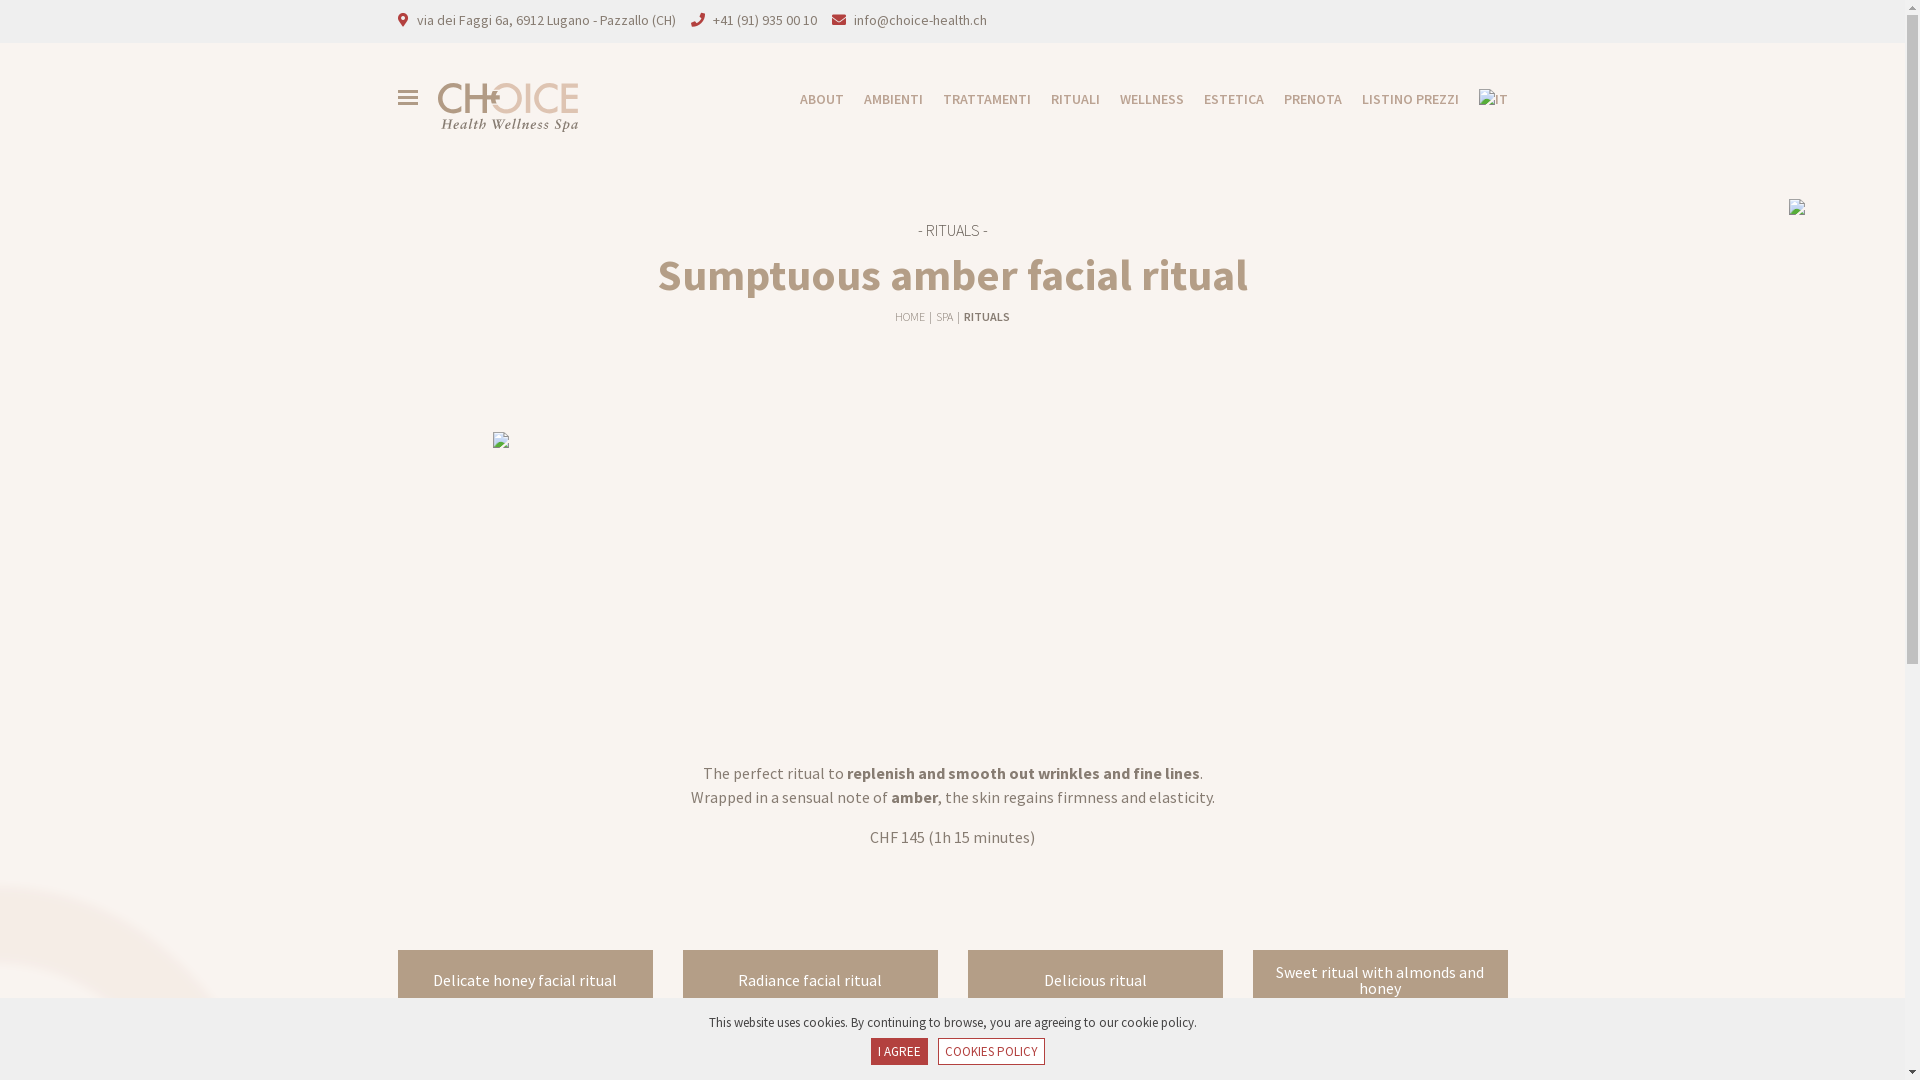 This screenshot has width=1920, height=1080. Describe the element at coordinates (1262, 99) in the screenshot. I see `'PRENOTA'` at that location.